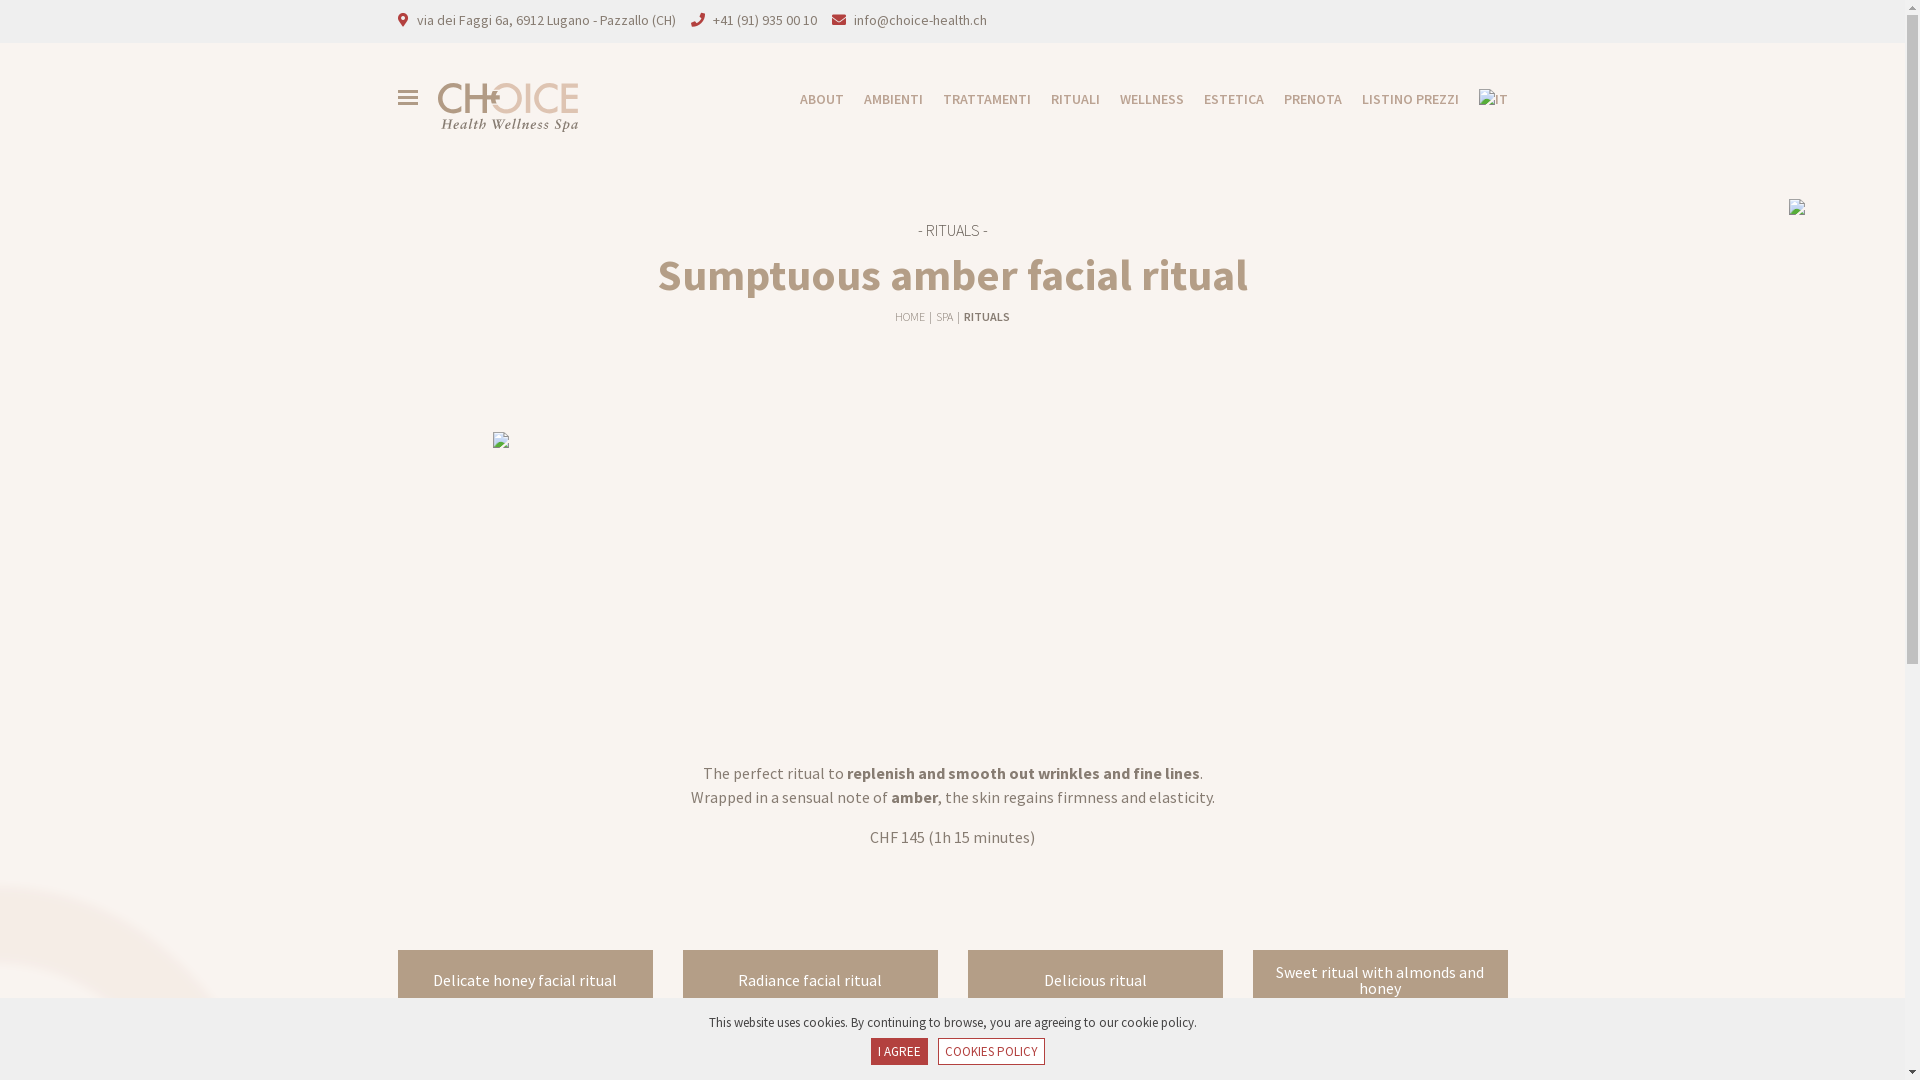 This screenshot has width=1920, height=1080. Describe the element at coordinates (1262, 99) in the screenshot. I see `'PRENOTA'` at that location.